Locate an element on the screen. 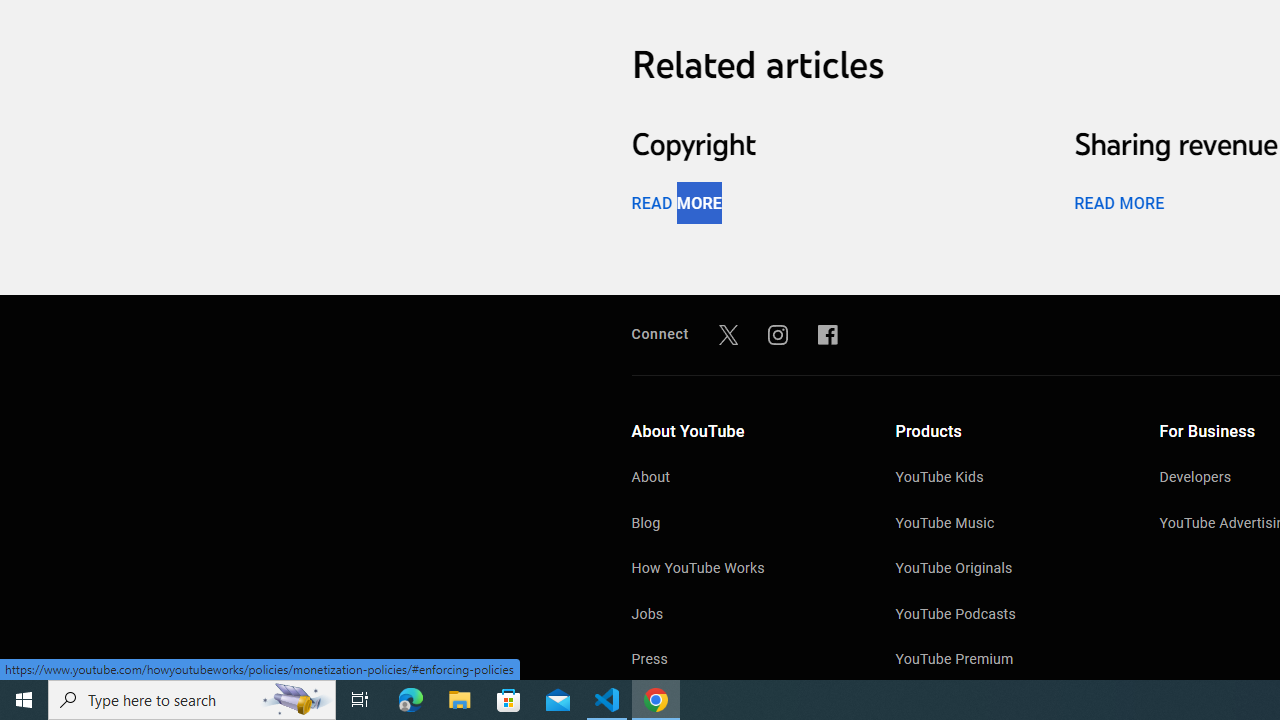  'Facebook' is located at coordinates (828, 333).